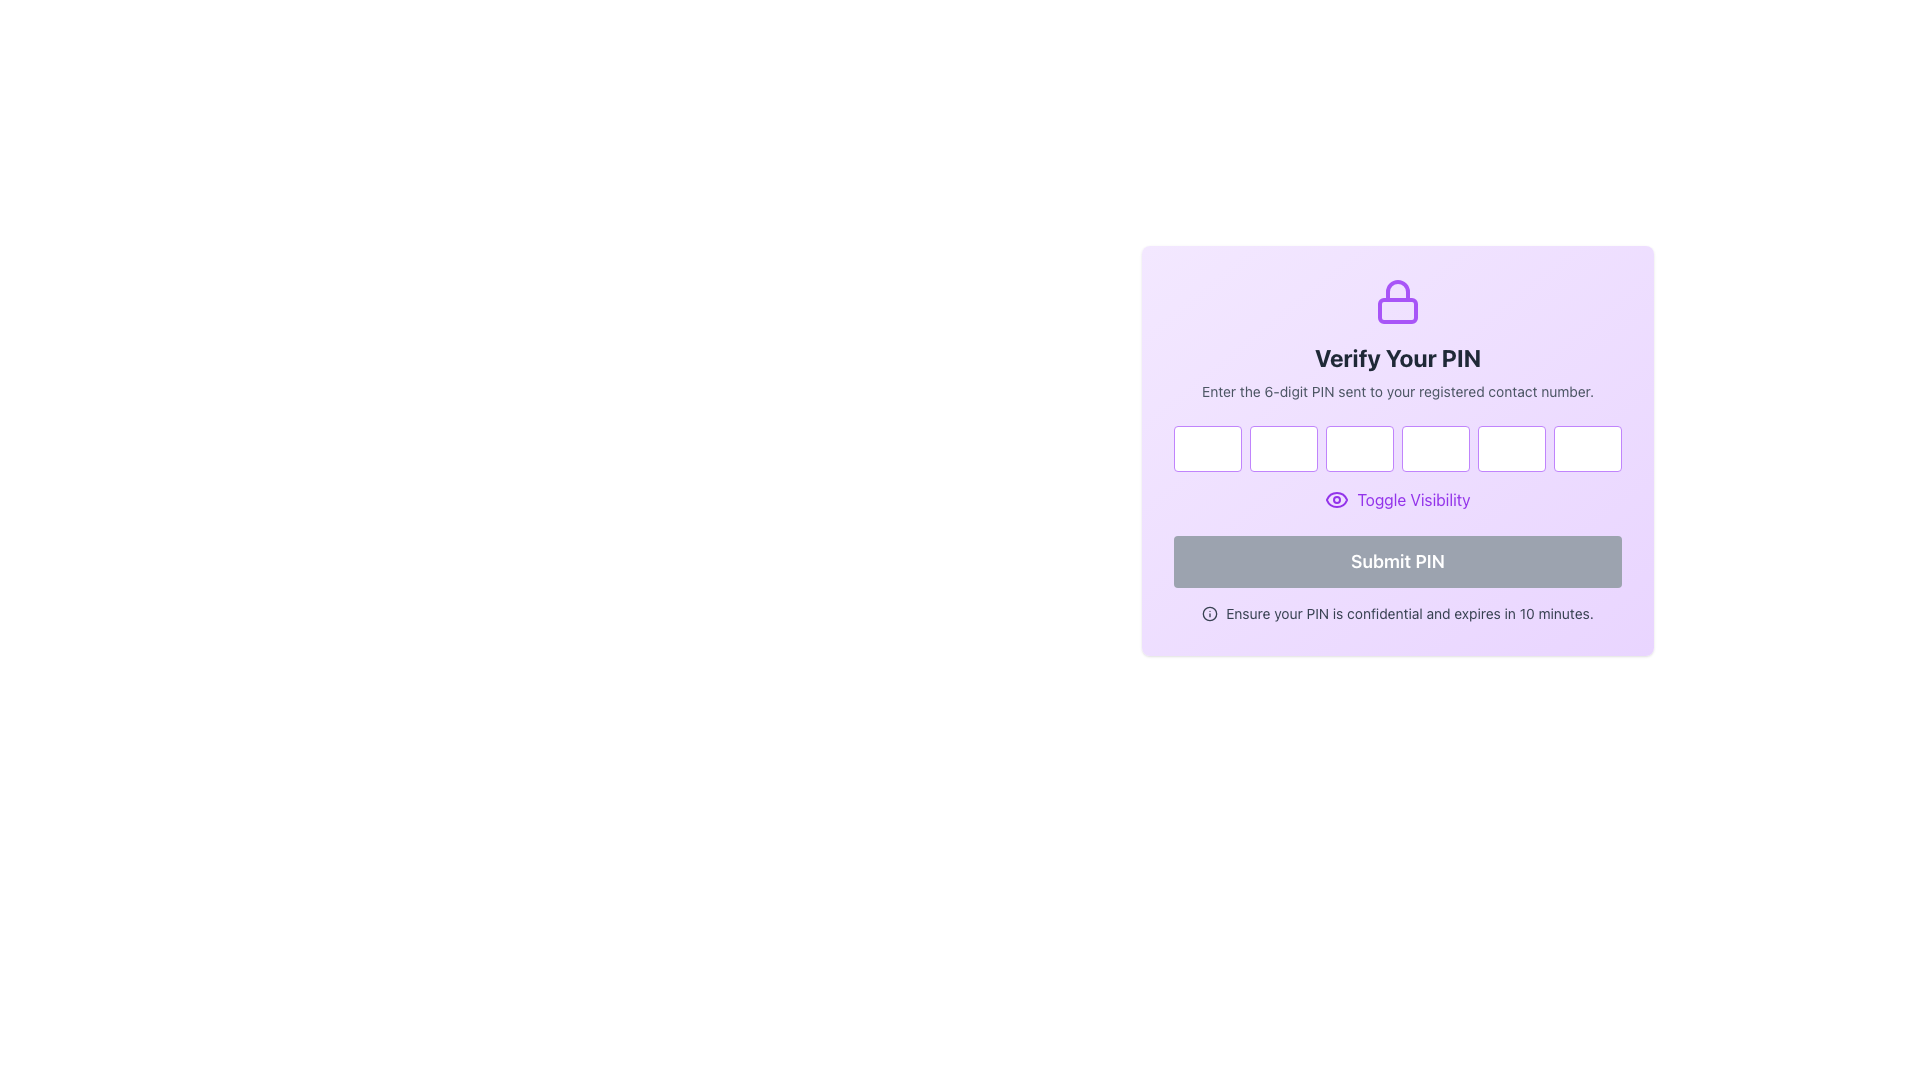  Describe the element at coordinates (1396, 290) in the screenshot. I see `the graphical lock icon, which is a representation of a padlock outlined in purple, located near the 'Verify Your PIN' heading` at that location.